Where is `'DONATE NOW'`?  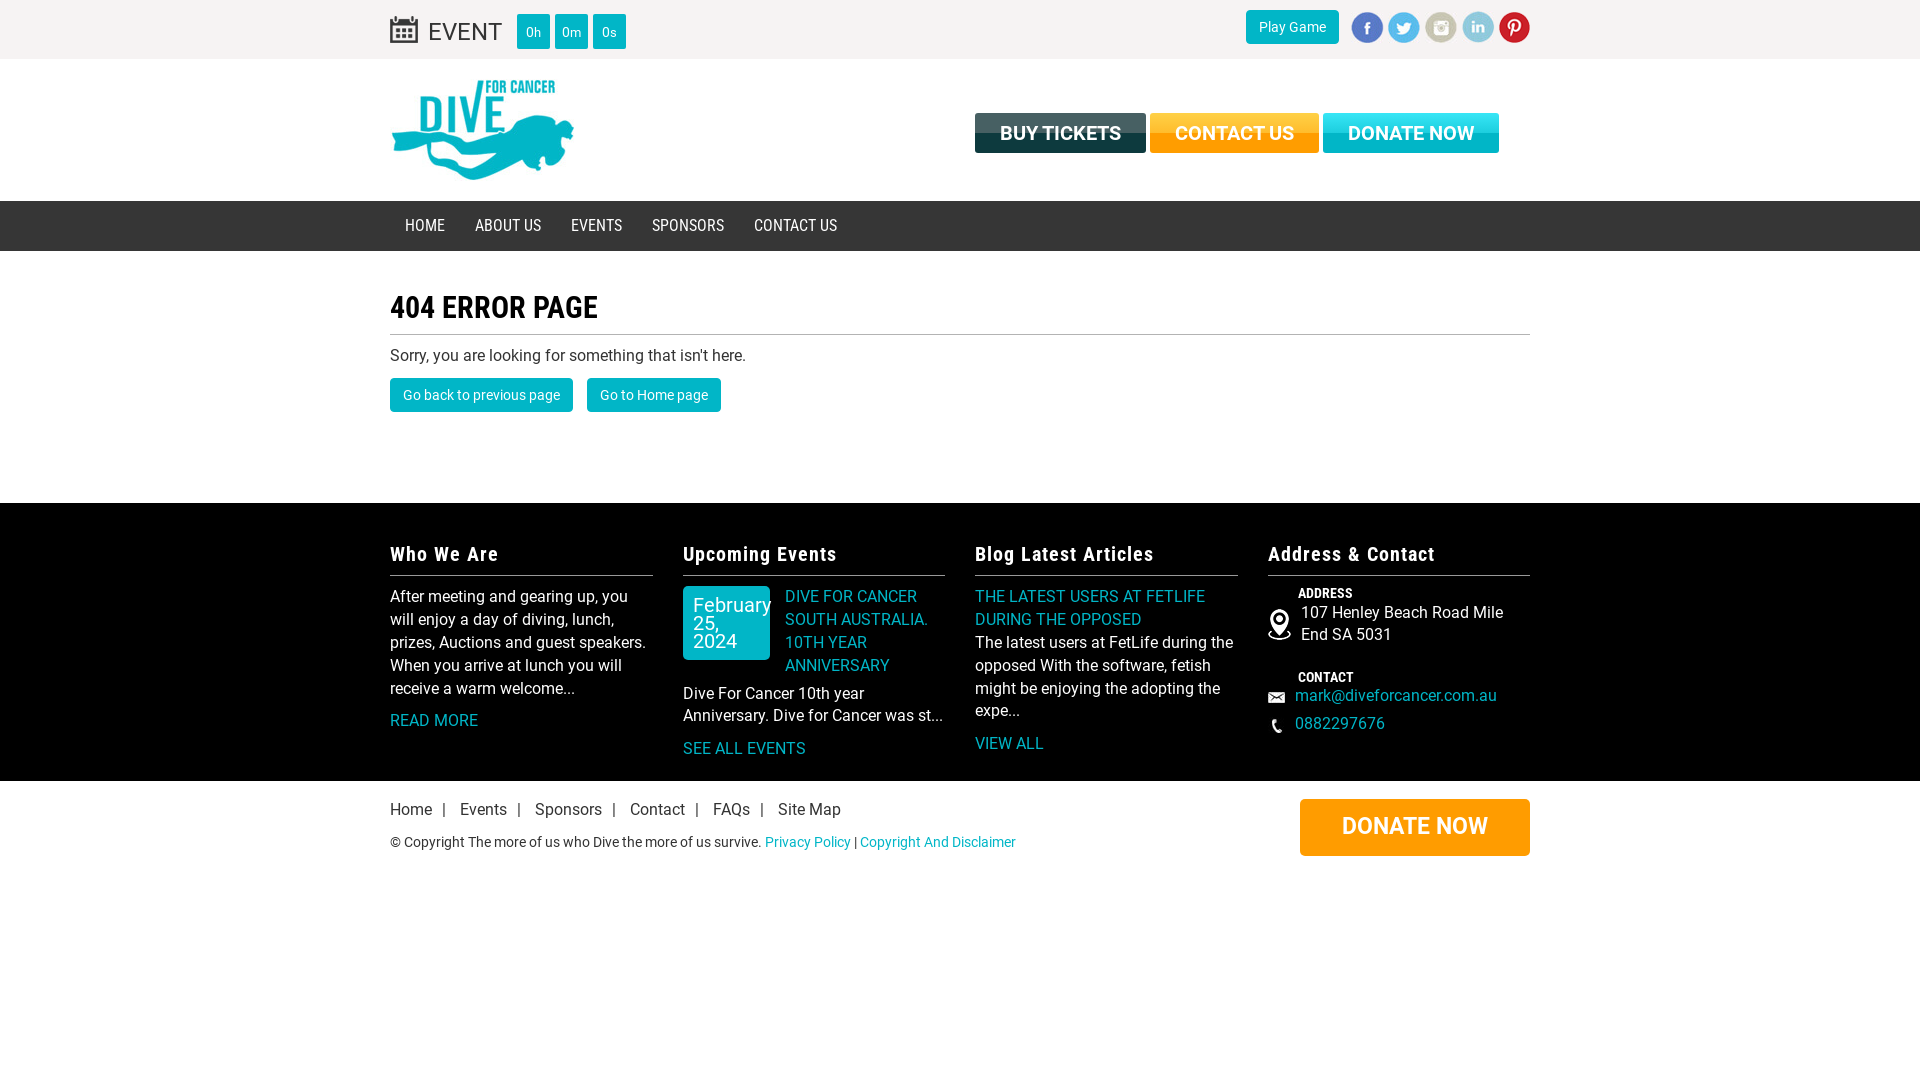
'DONATE NOW' is located at coordinates (1414, 827).